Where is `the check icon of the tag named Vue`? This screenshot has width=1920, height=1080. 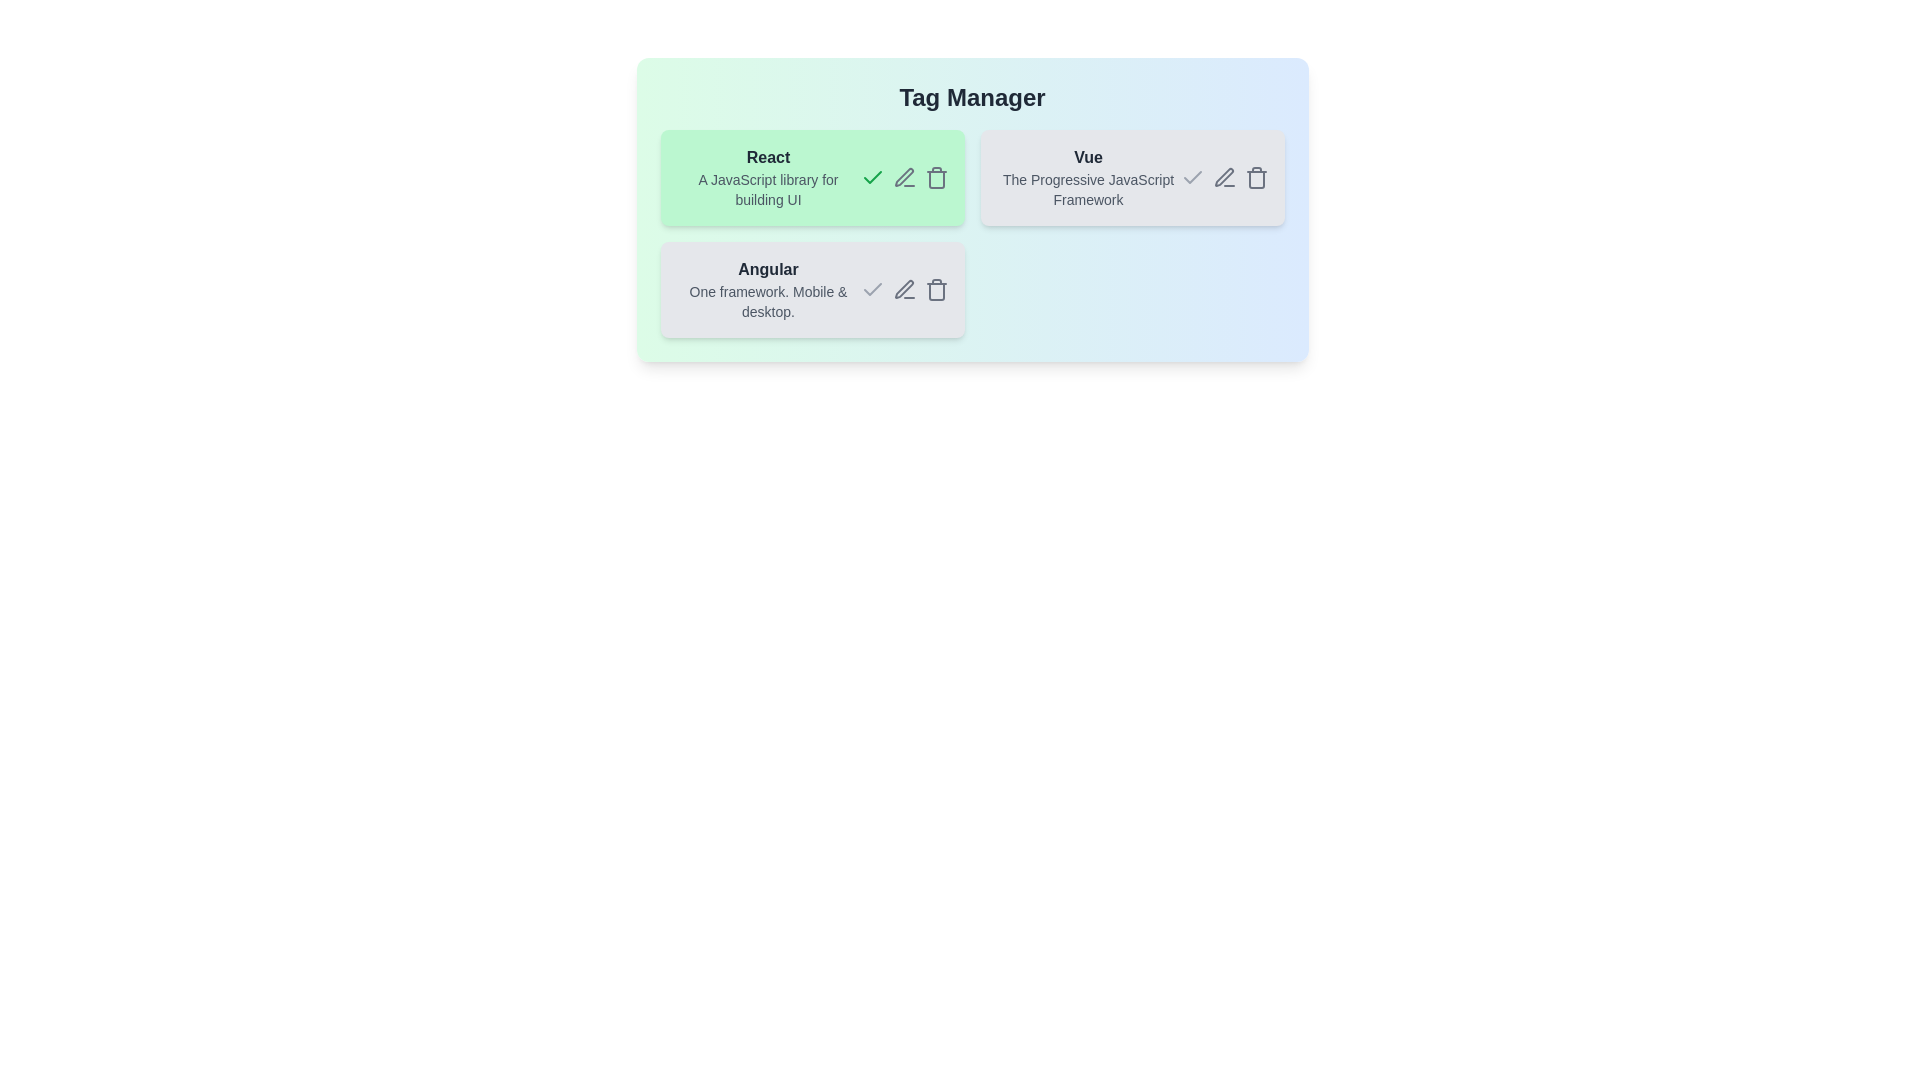 the check icon of the tag named Vue is located at coordinates (1192, 176).